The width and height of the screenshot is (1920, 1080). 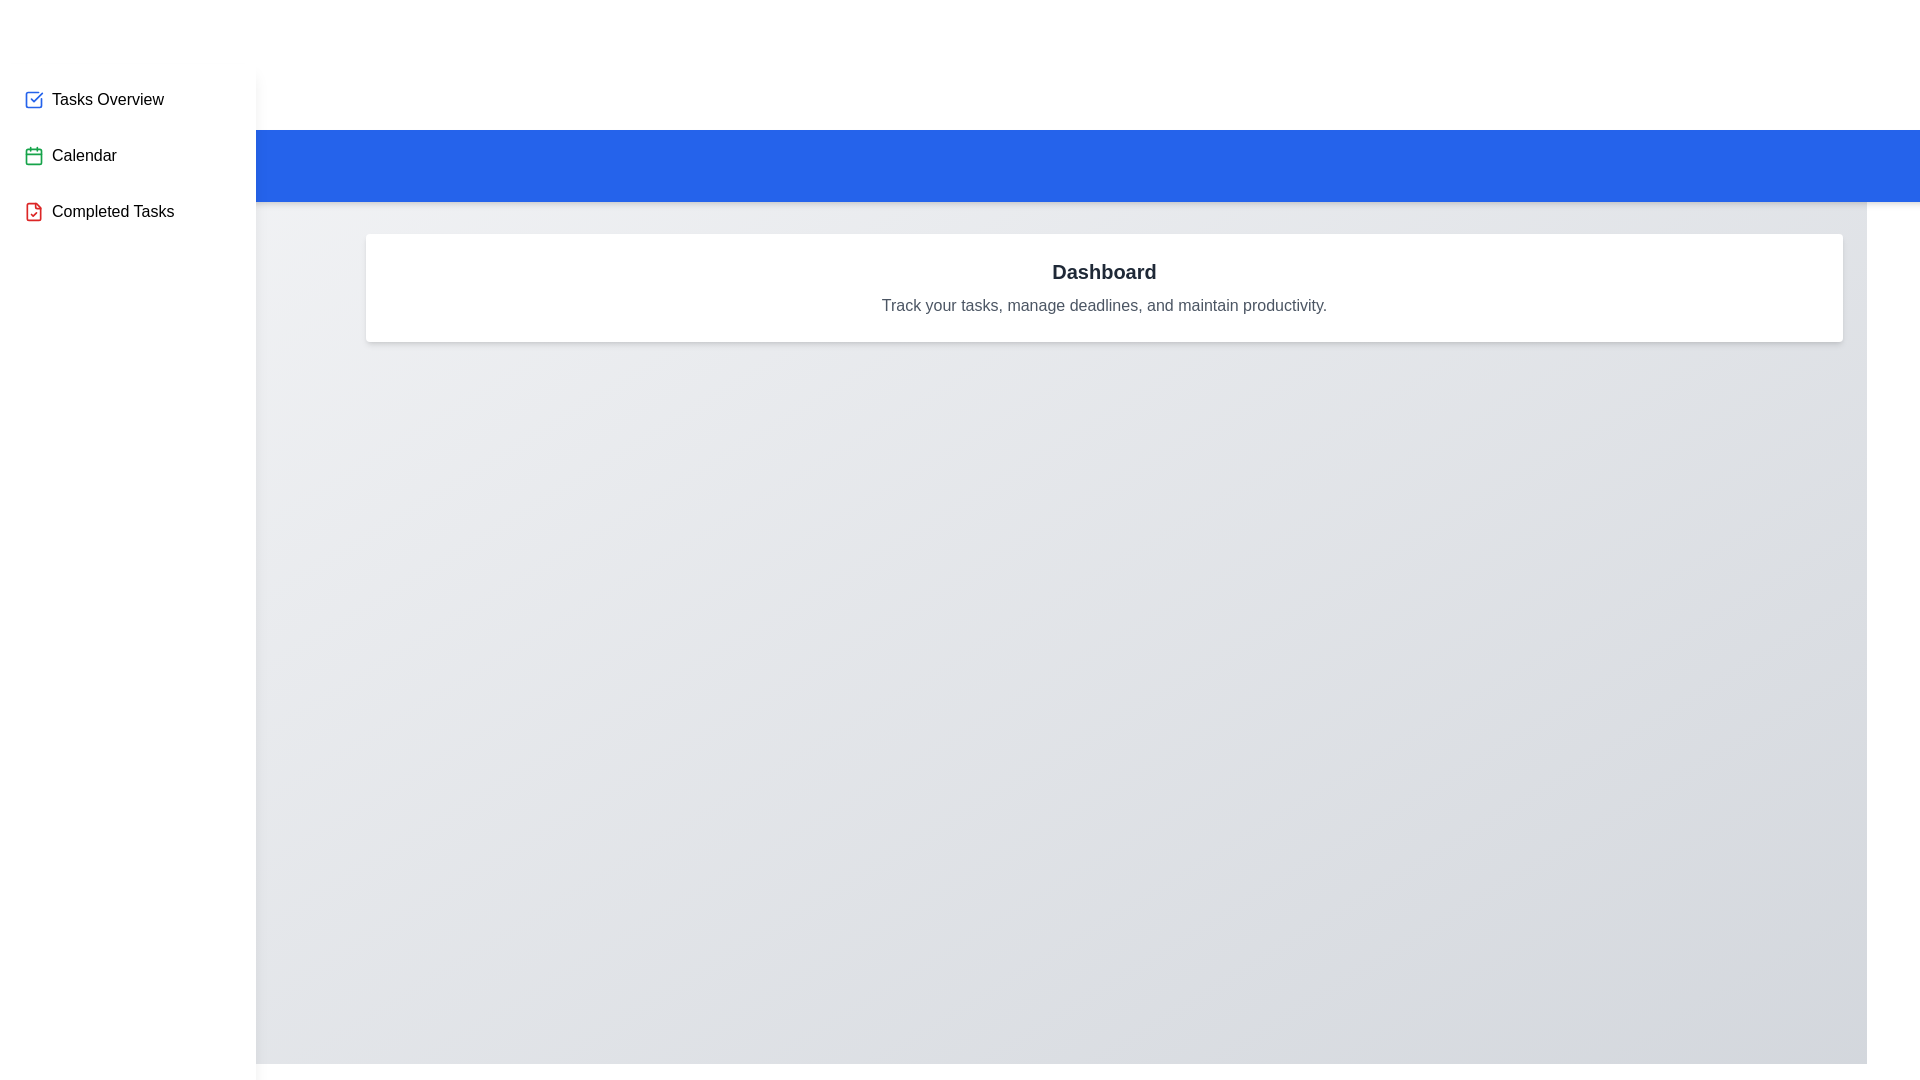 I want to click on the 'Completed Tasks' menu item, which is a horizontal button with a red document checkmark icon, so click(x=98, y=212).